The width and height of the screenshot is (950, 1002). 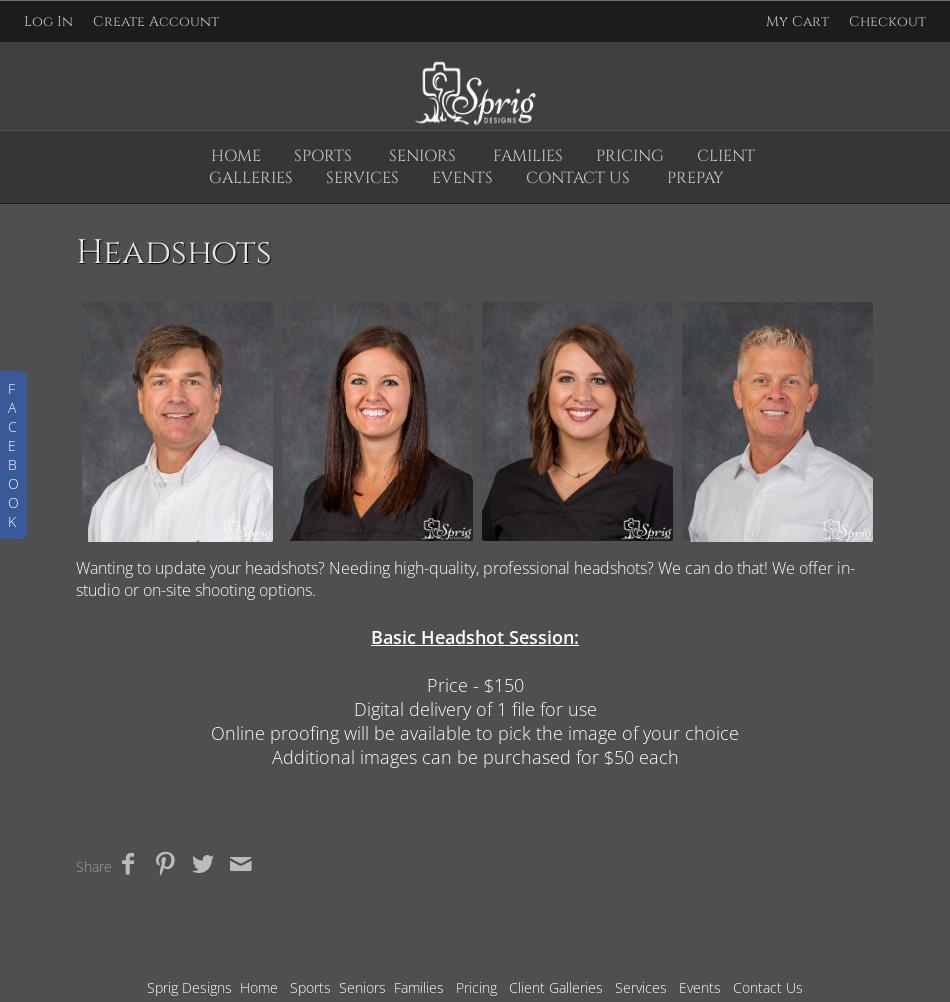 I want to click on 'Digital delivery of 1 file for use', so click(x=473, y=709).